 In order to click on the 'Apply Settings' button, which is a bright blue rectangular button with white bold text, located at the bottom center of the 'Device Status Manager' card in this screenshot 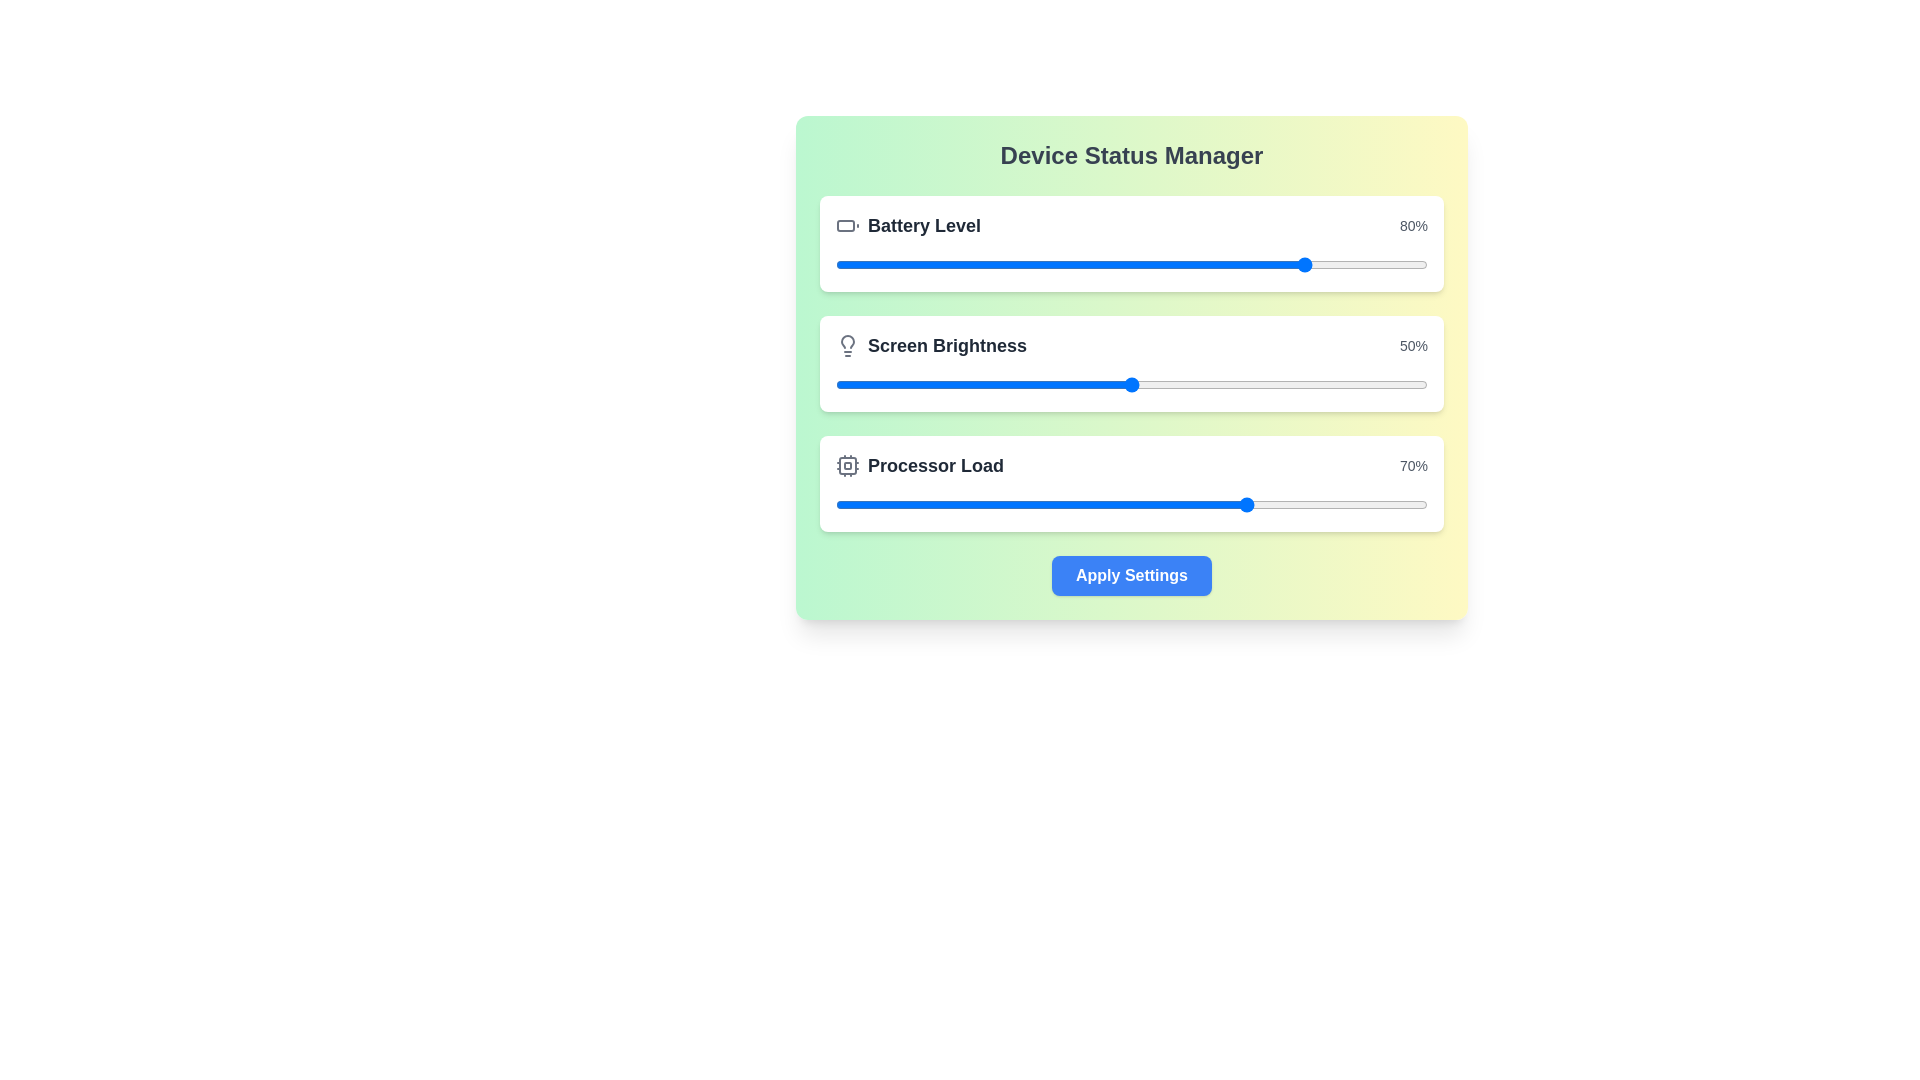, I will do `click(1132, 575)`.